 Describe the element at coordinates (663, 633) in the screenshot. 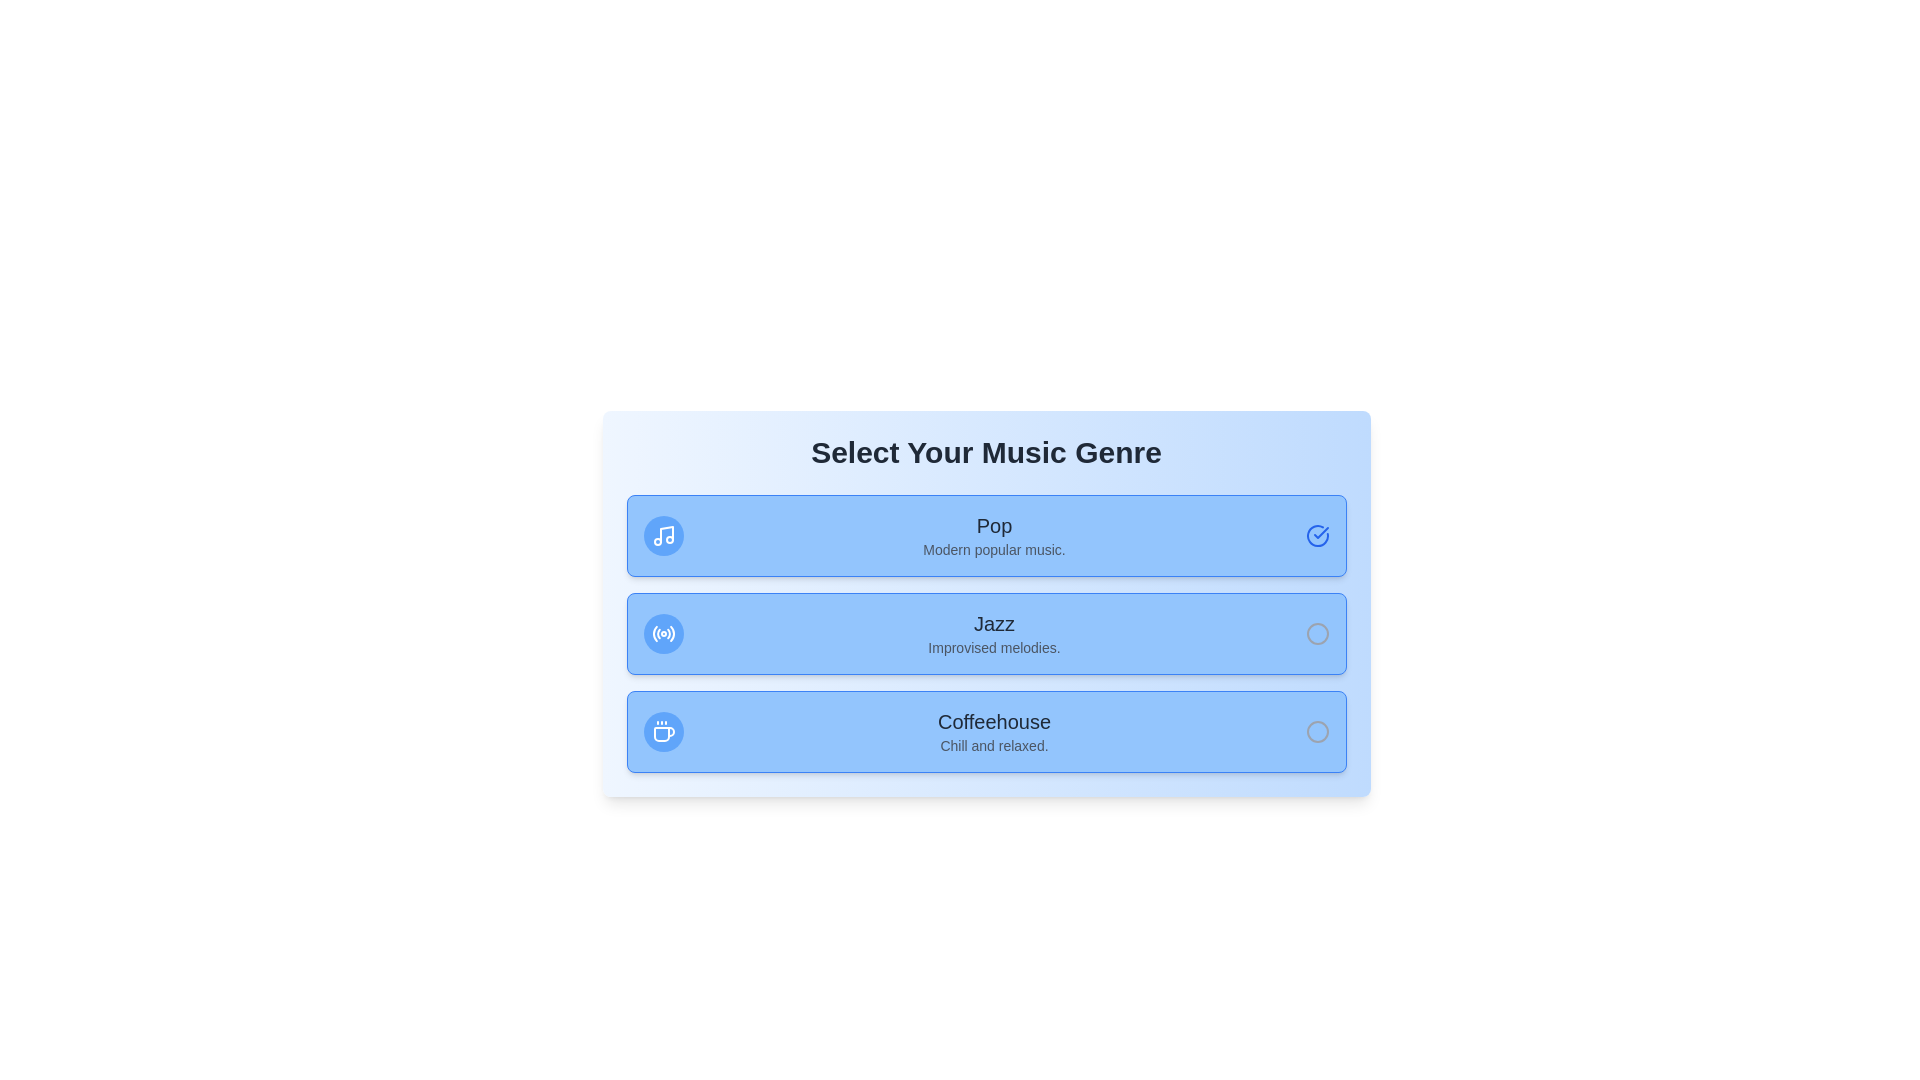

I see `the decorative icon next to the 'Jazz' option in the 'Select Your Music Genre' list` at that location.